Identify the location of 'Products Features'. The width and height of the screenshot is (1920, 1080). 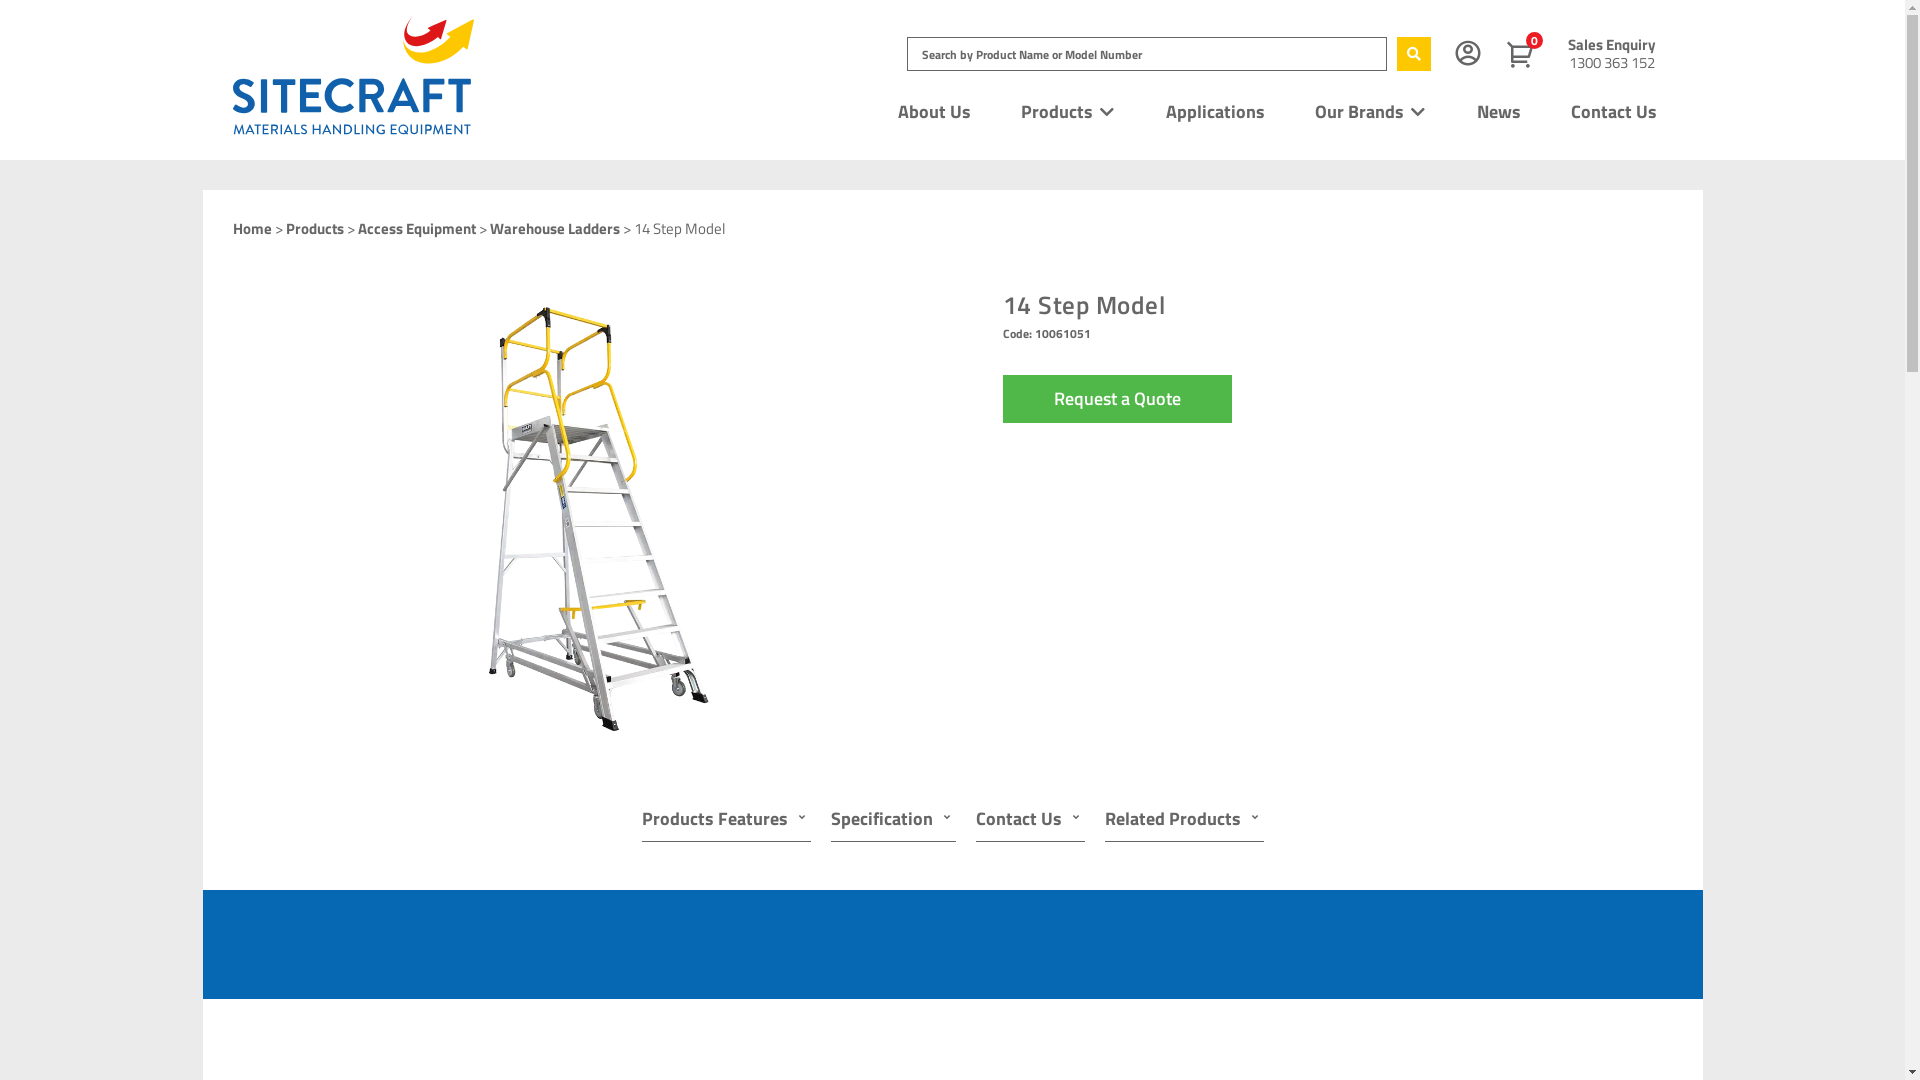
(725, 820).